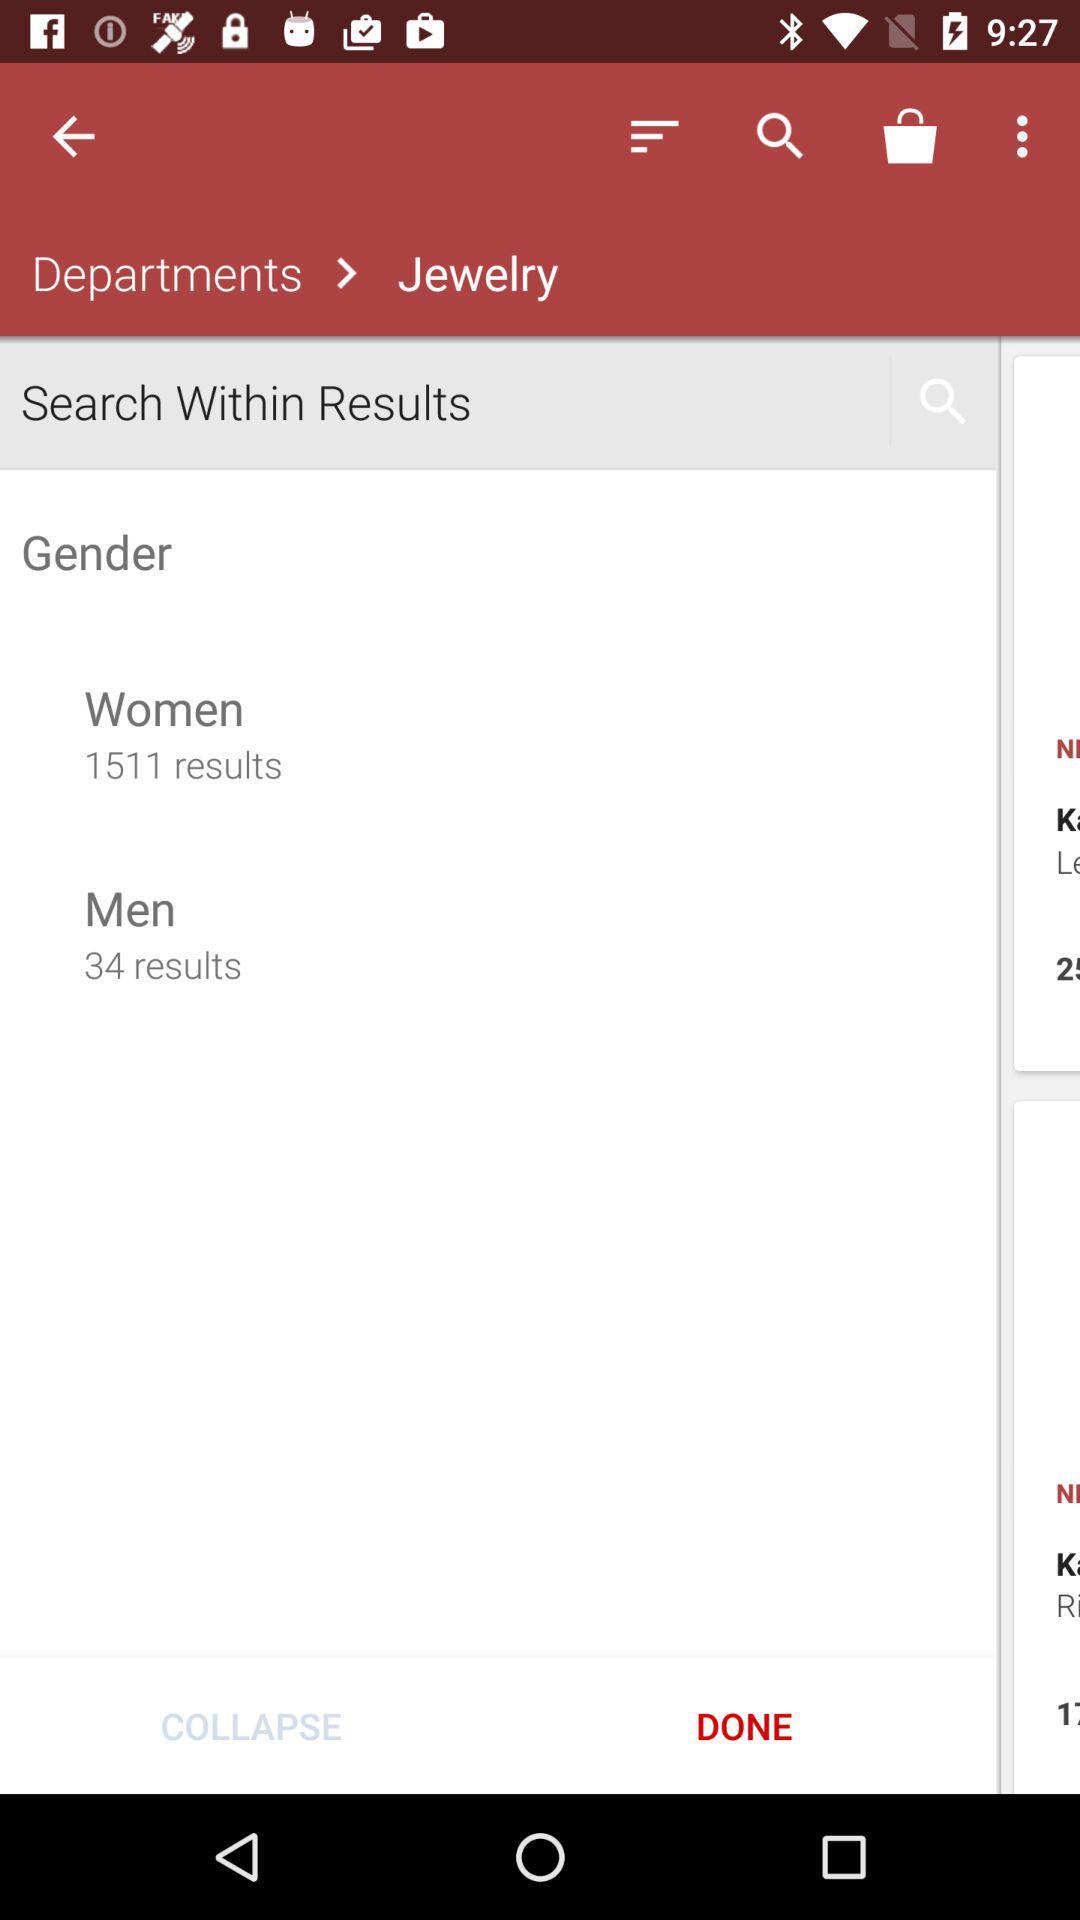  What do you see at coordinates (250, 1724) in the screenshot?
I see `item next to done icon` at bounding box center [250, 1724].